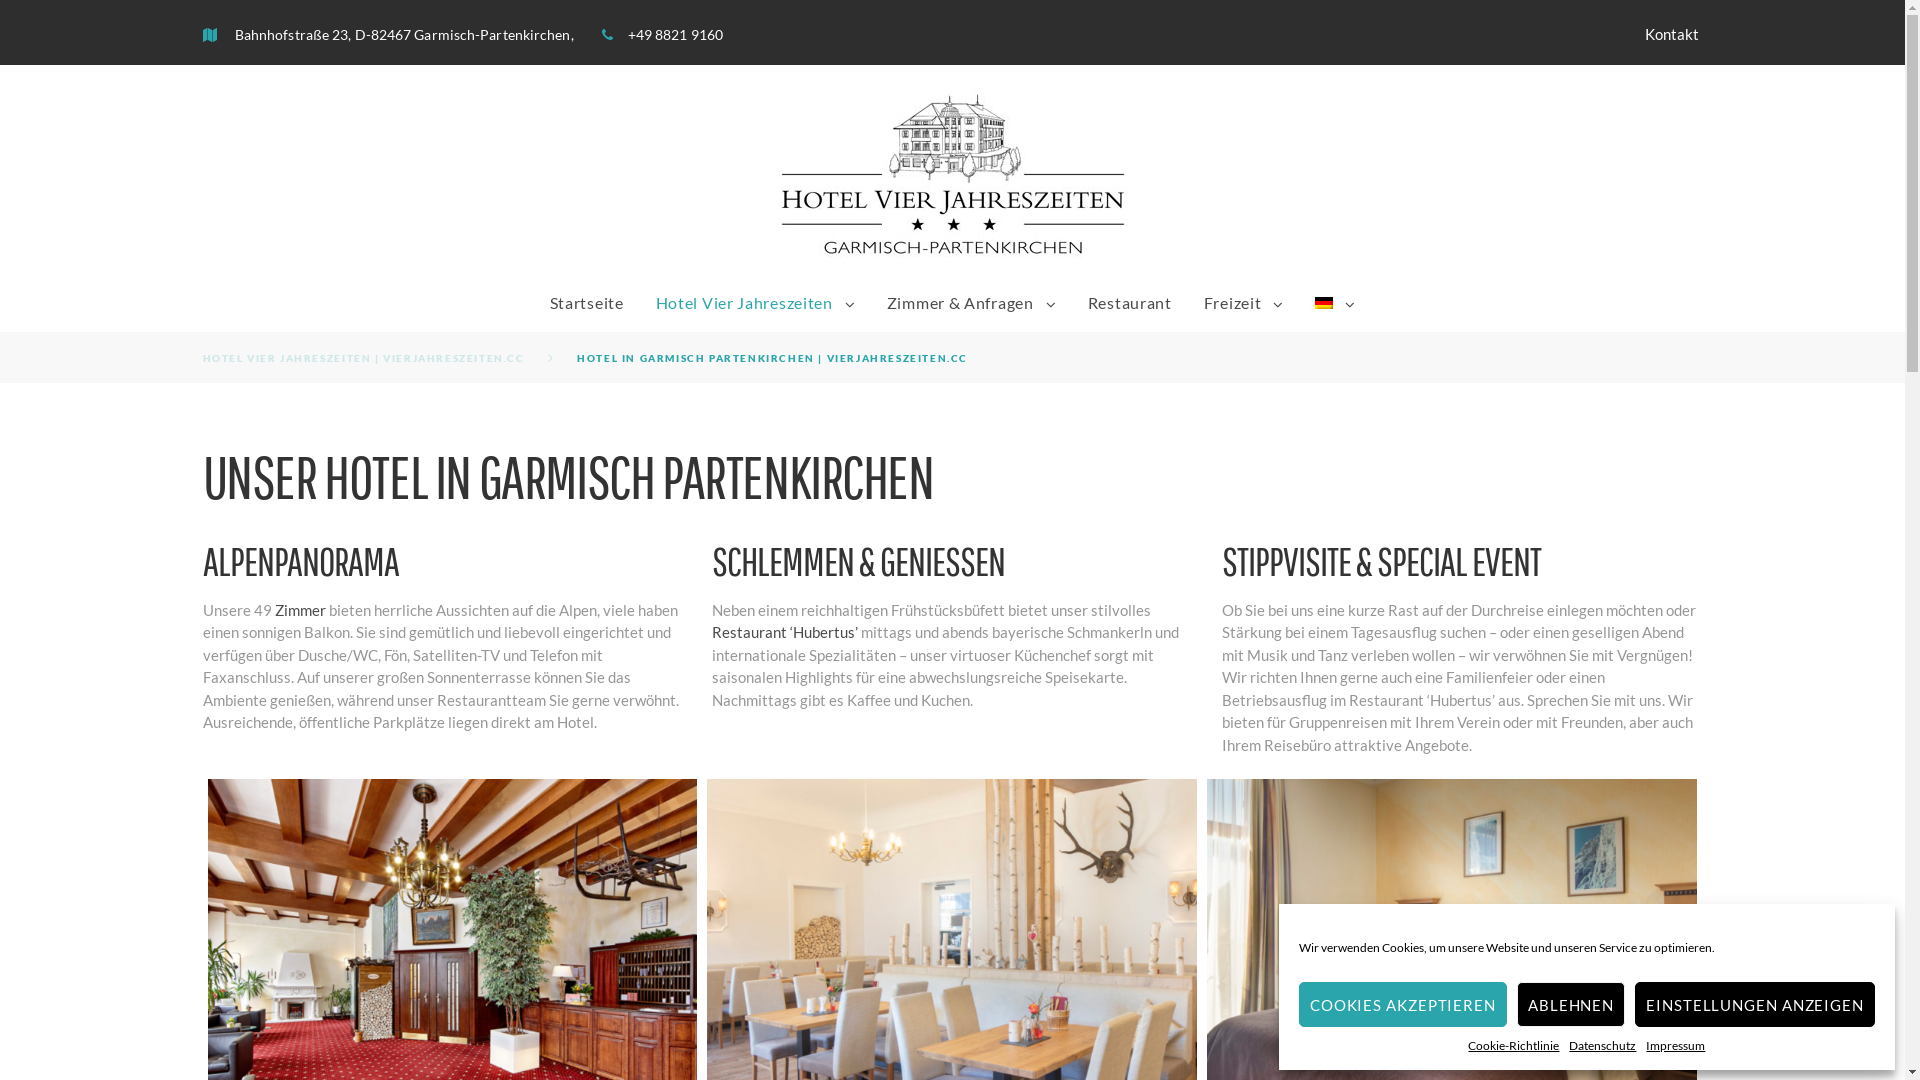 This screenshot has width=1920, height=1080. What do you see at coordinates (298, 608) in the screenshot?
I see `'Zimmer'` at bounding box center [298, 608].